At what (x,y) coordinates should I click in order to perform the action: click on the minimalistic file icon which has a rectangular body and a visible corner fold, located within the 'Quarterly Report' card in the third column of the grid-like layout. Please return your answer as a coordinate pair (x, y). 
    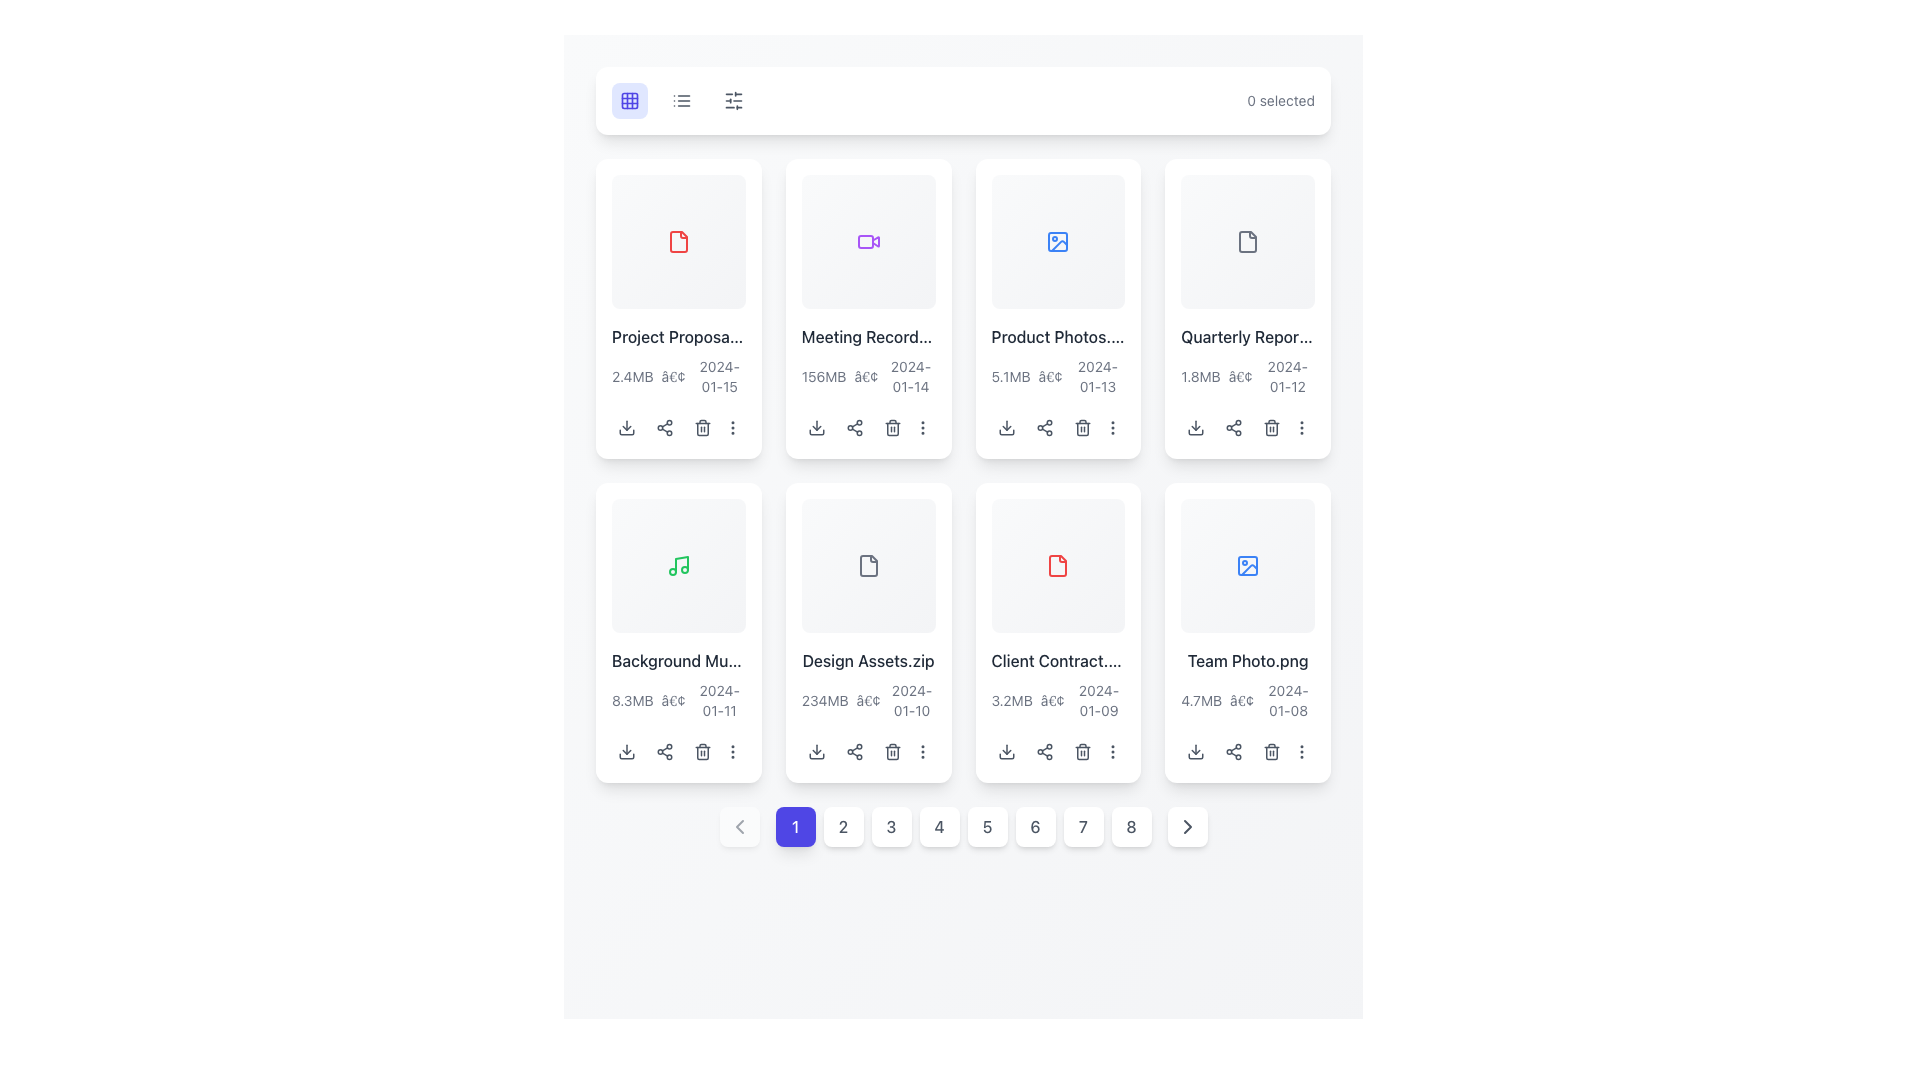
    Looking at the image, I should click on (1247, 240).